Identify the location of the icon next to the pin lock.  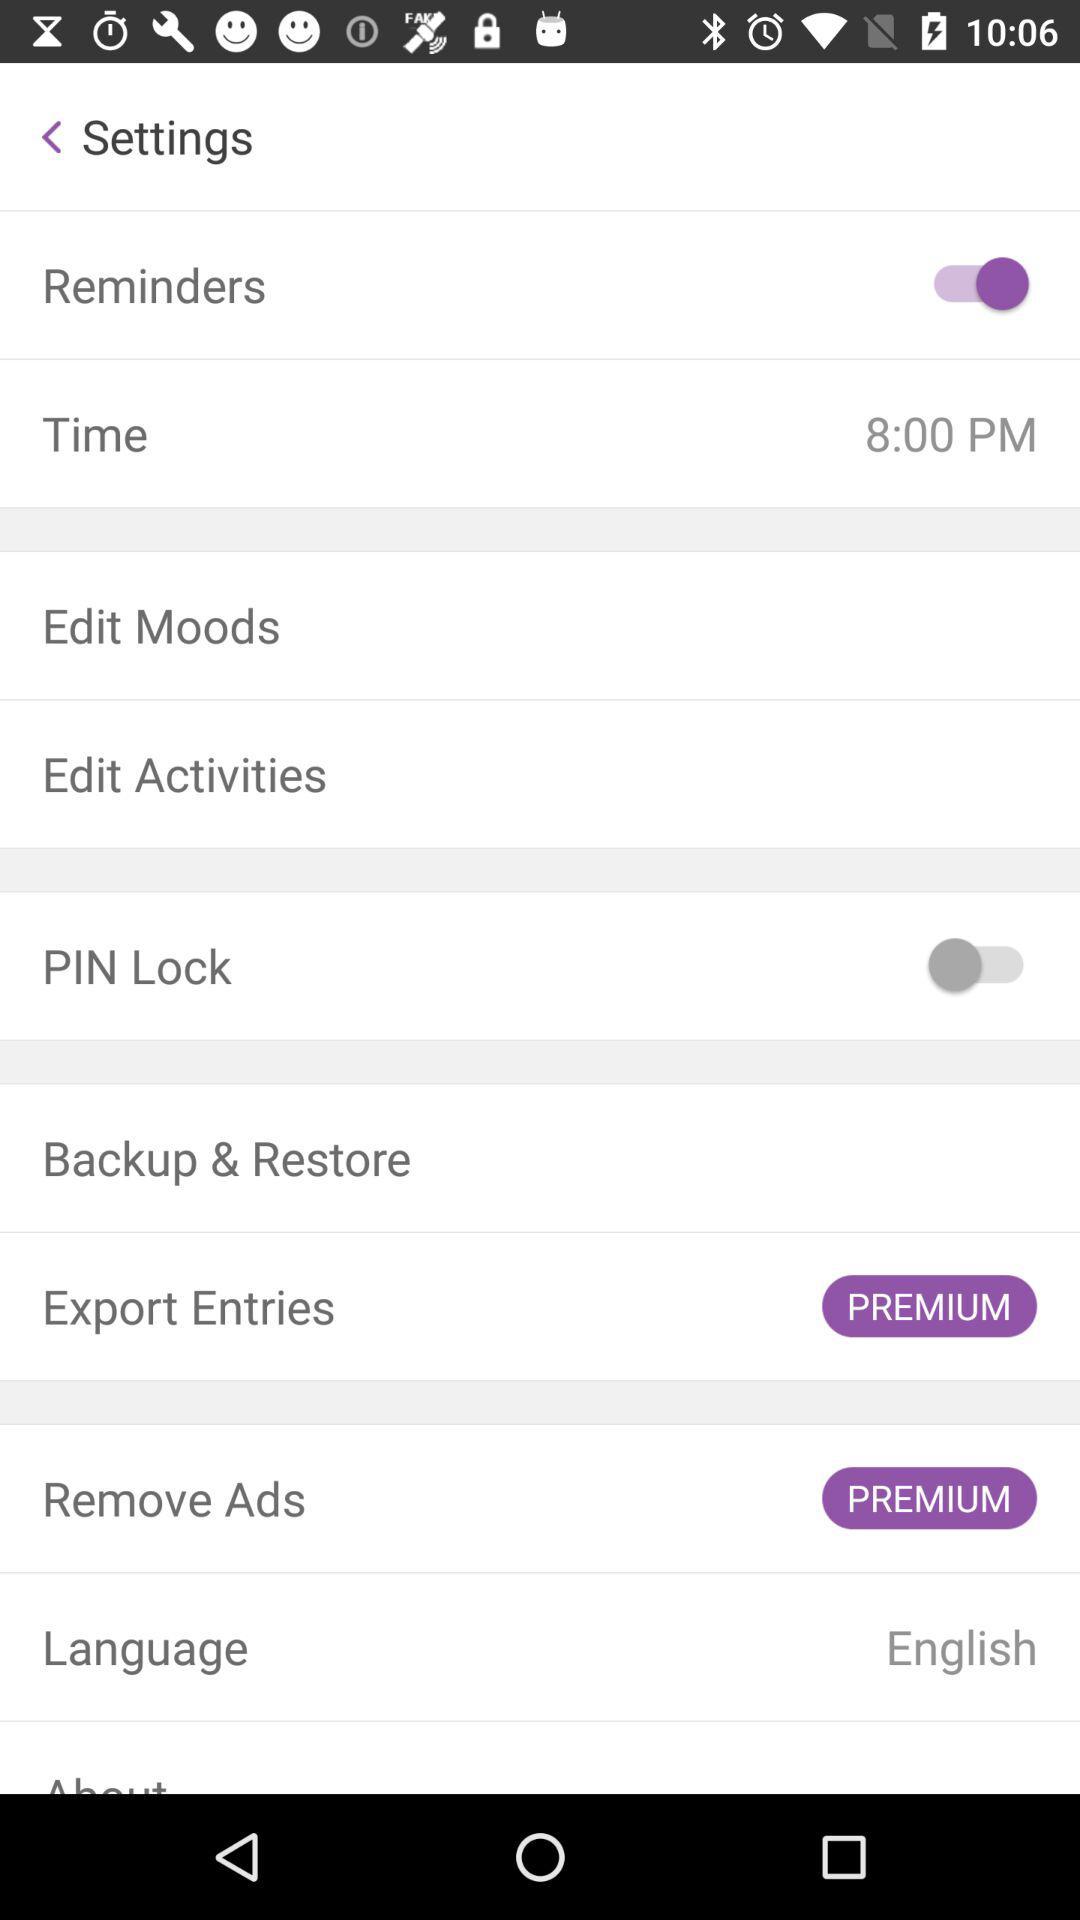
(977, 965).